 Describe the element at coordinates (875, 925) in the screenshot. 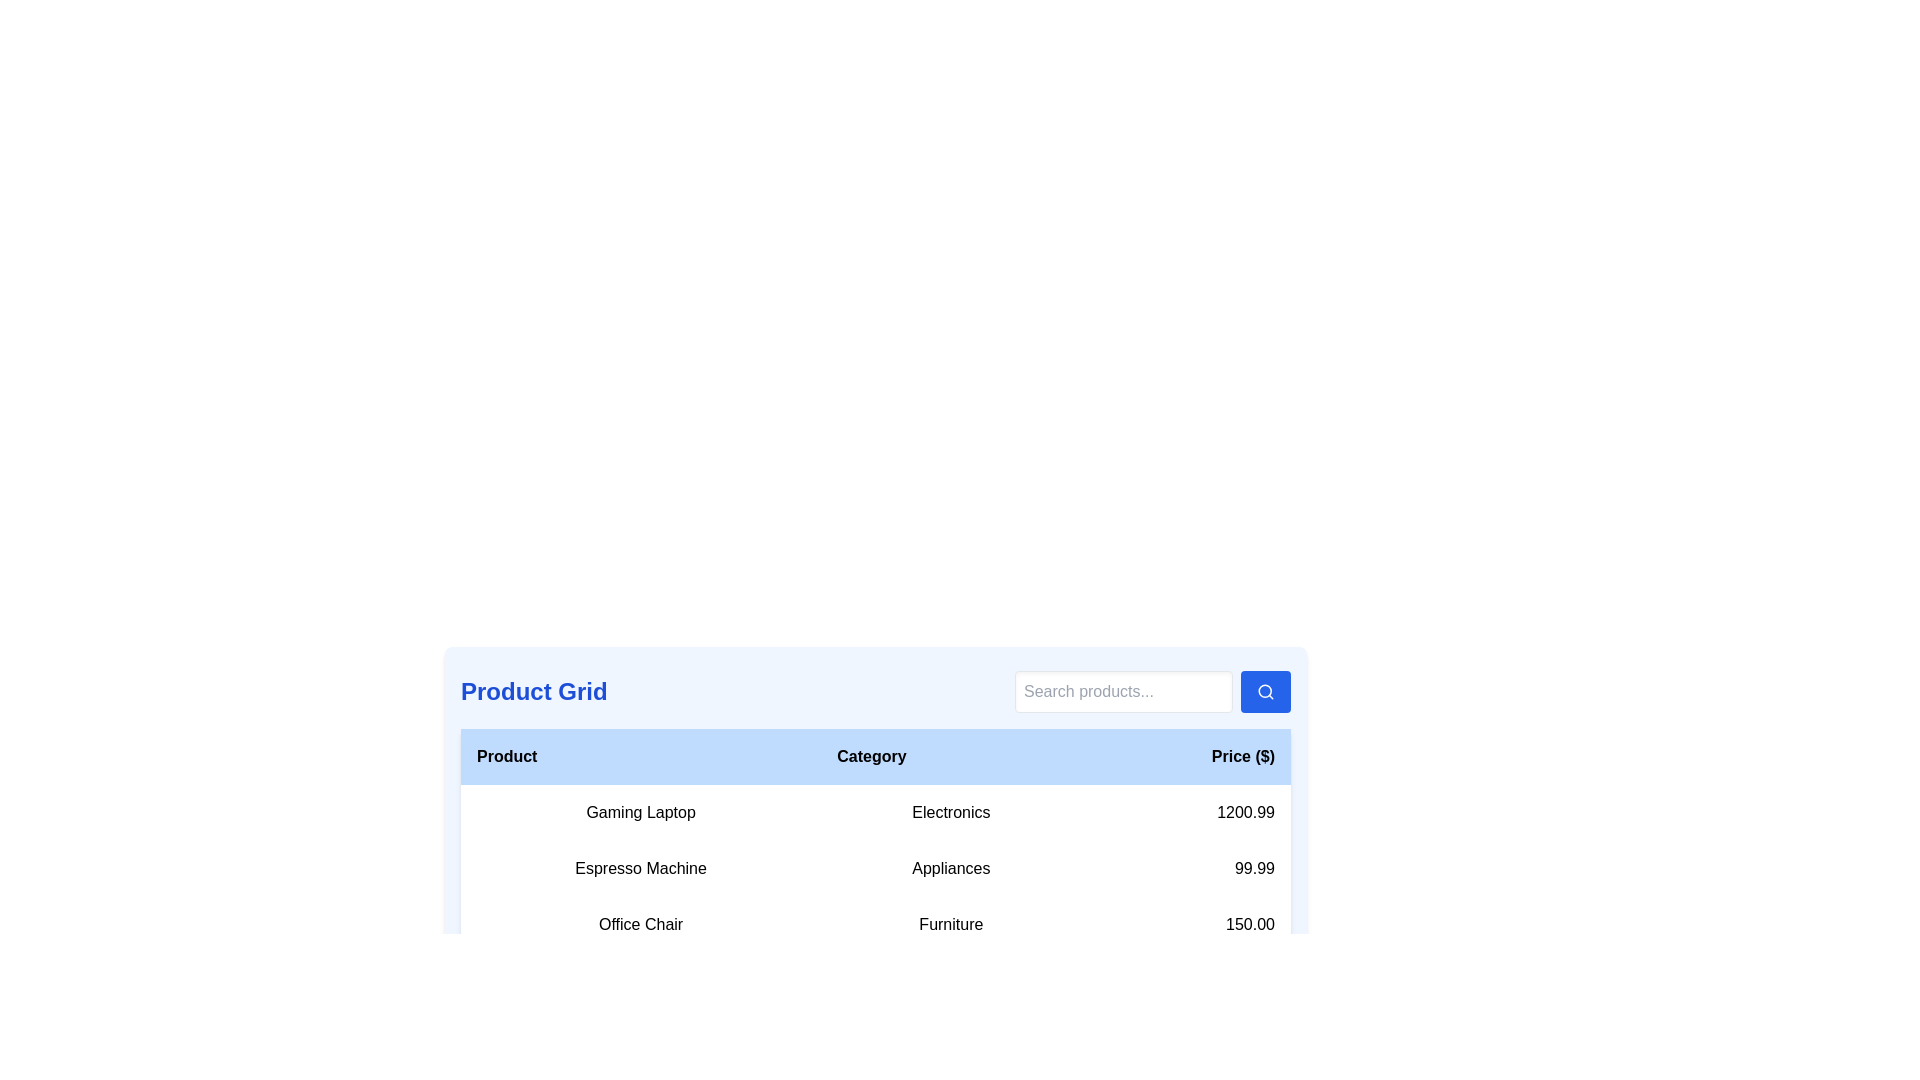

I see `information displayed in the third row of the table, which contains details about the office chair, including its name, category, and price` at that location.